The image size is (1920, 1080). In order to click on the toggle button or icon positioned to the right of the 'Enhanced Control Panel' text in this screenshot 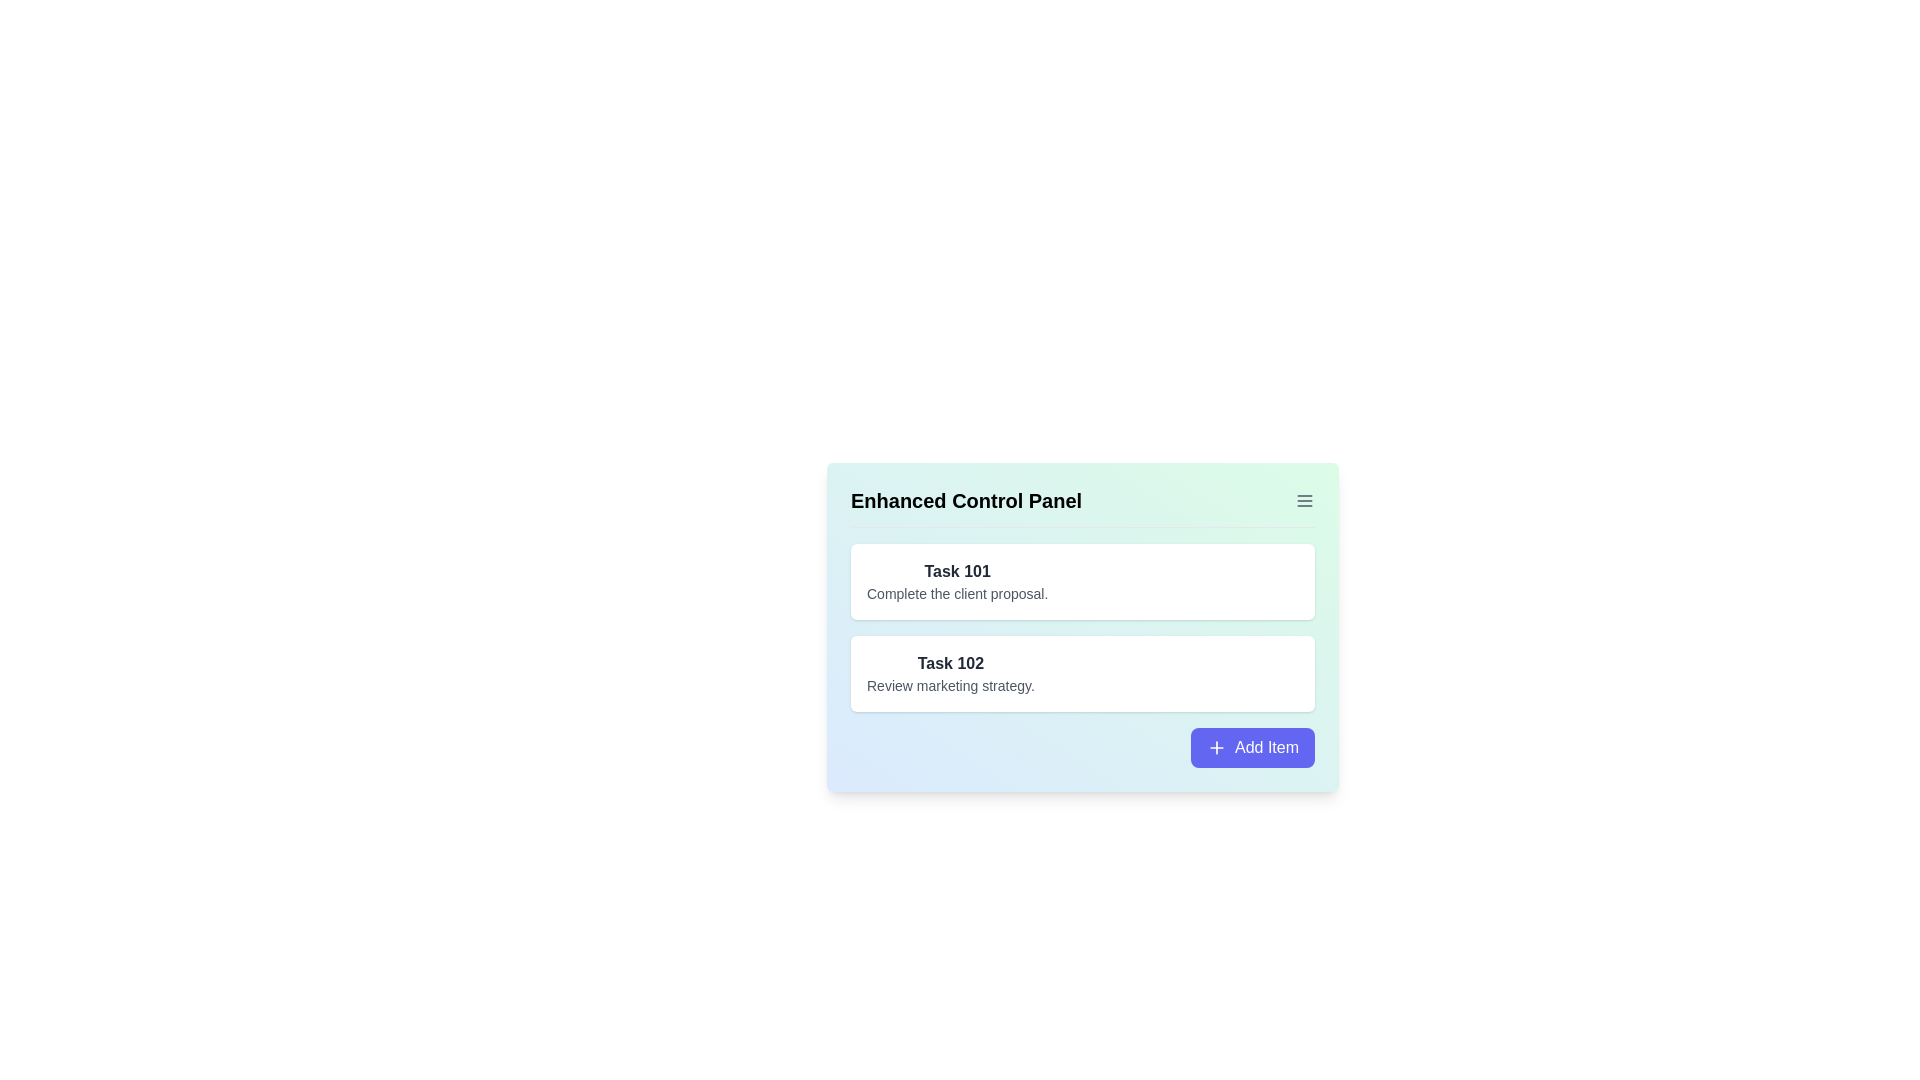, I will do `click(1305, 500)`.